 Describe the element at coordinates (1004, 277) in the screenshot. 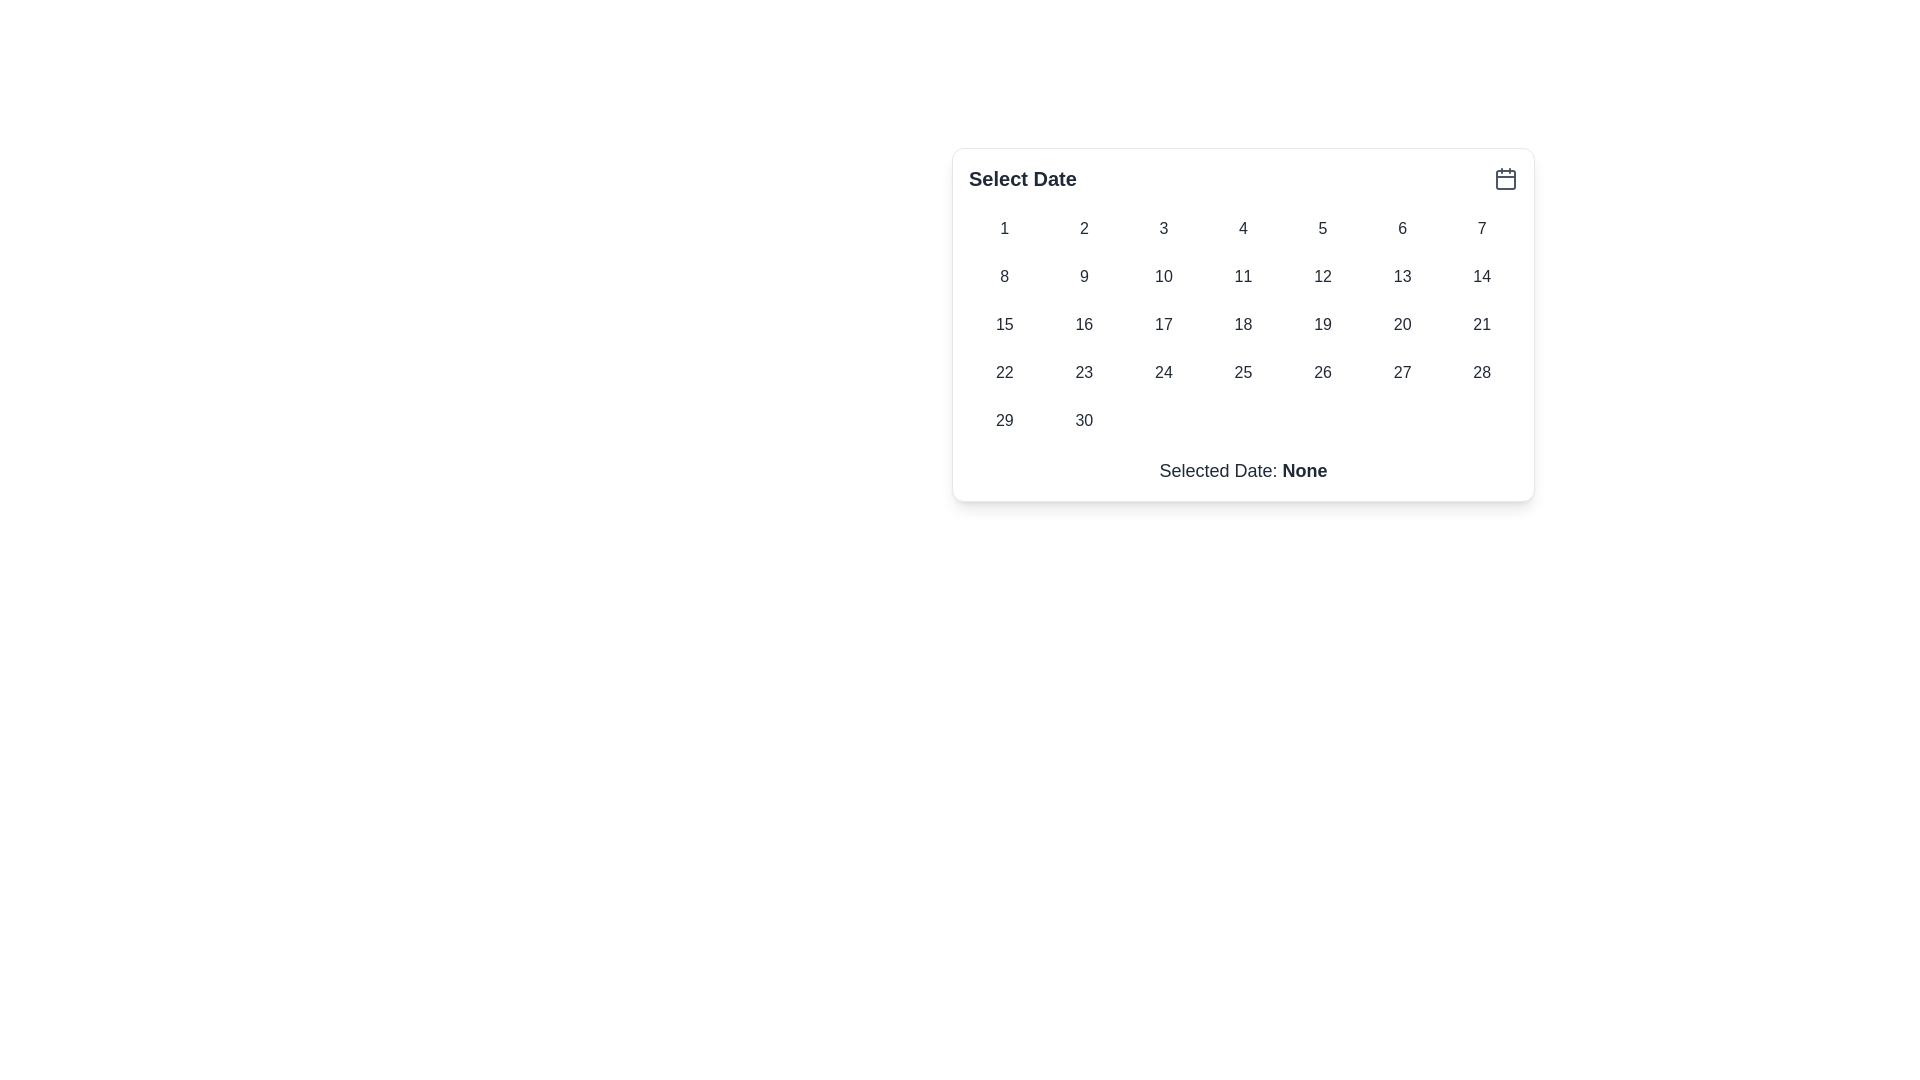

I see `the date selector button located in the second row and first column of the date button grid in the 'Select Date' panel` at that location.